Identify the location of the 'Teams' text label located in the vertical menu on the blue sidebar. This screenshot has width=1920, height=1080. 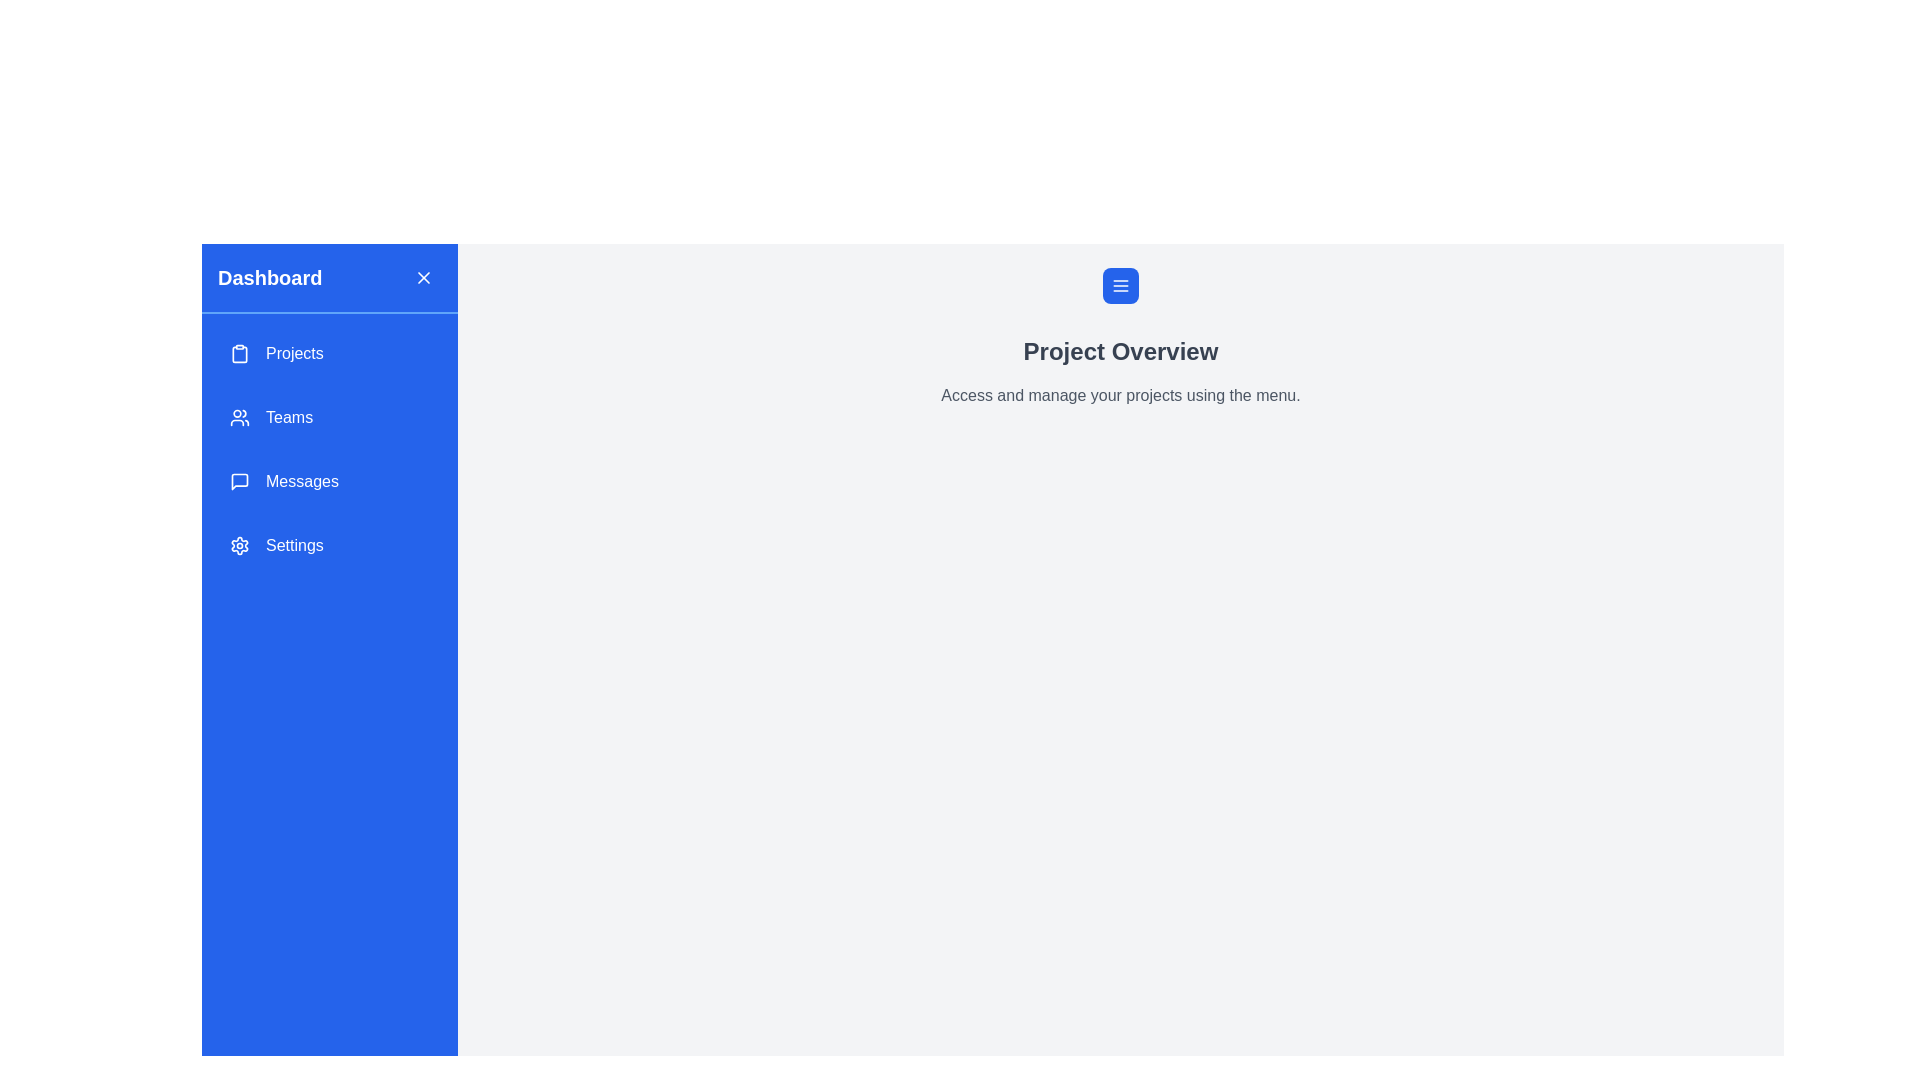
(288, 416).